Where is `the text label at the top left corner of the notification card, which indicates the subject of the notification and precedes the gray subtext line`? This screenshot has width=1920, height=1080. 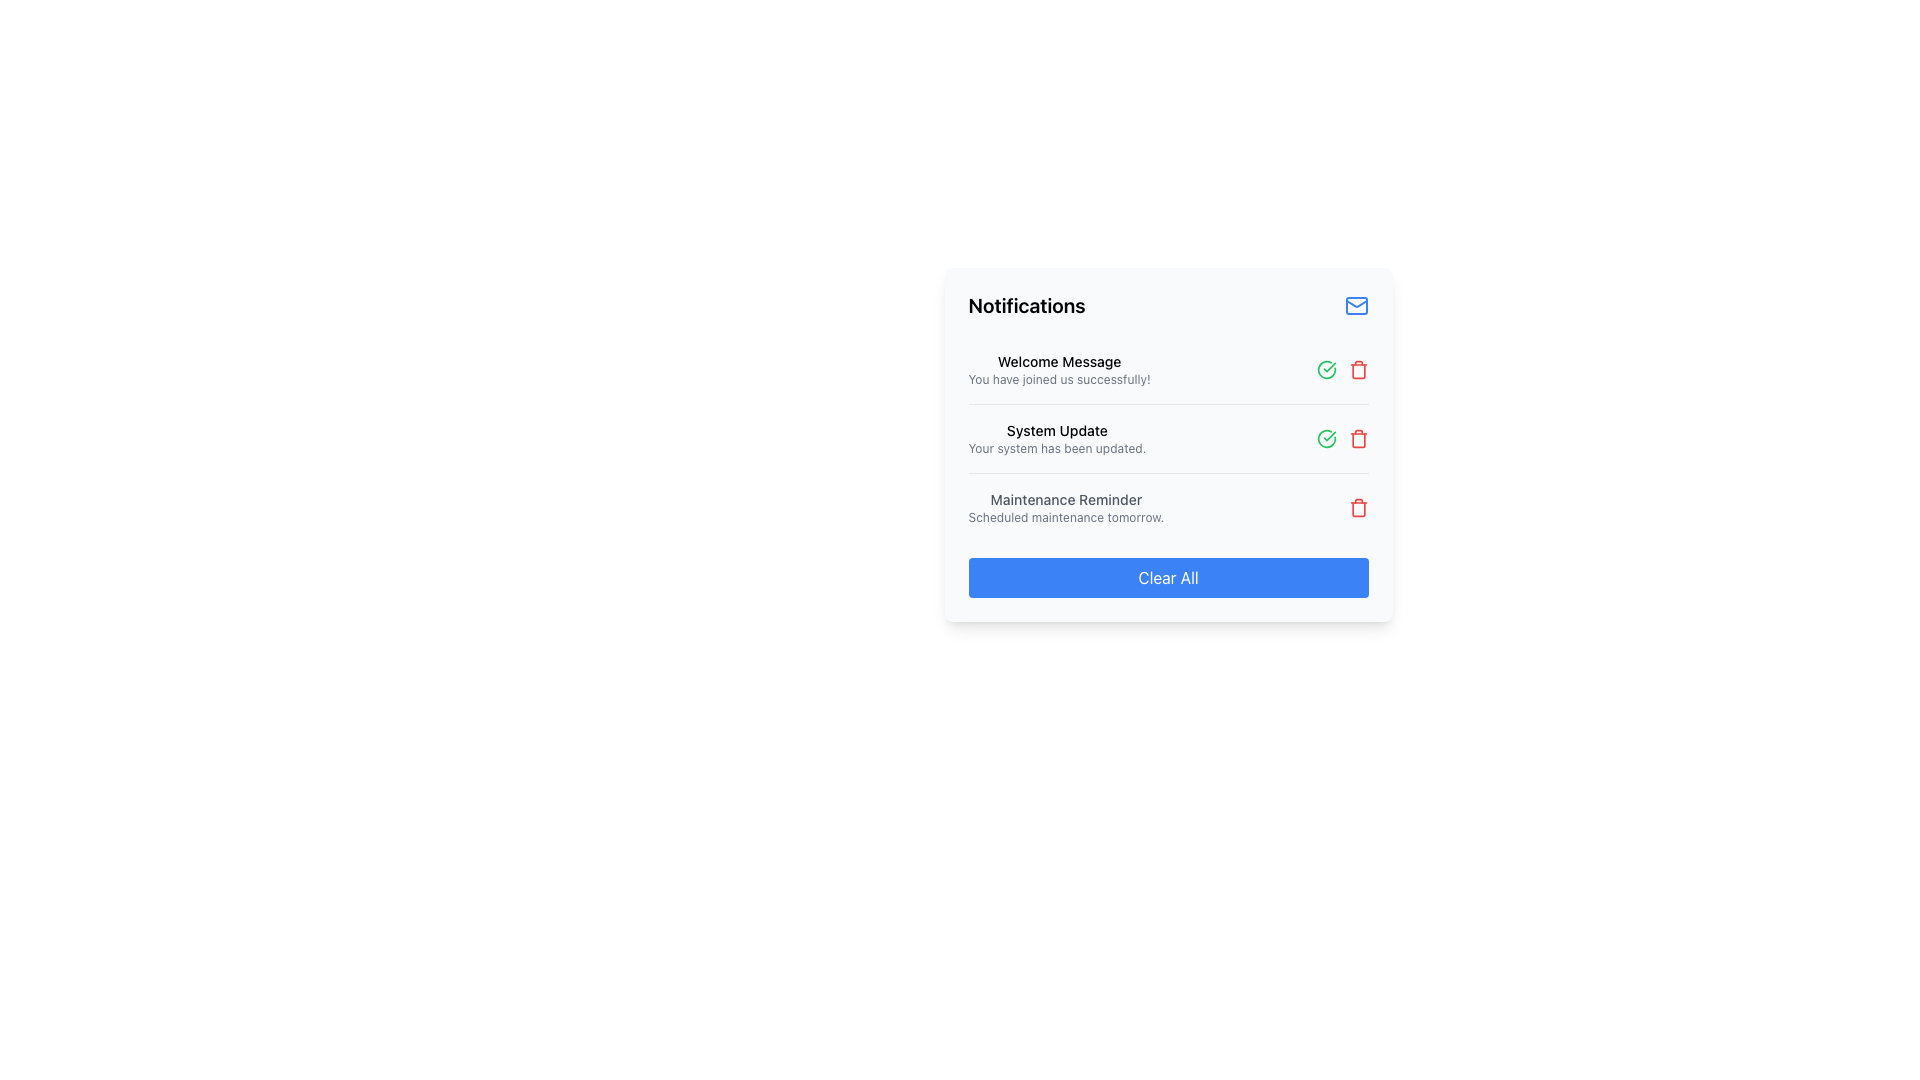
the text label at the top left corner of the notification card, which indicates the subject of the notification and precedes the gray subtext line is located at coordinates (1058, 362).